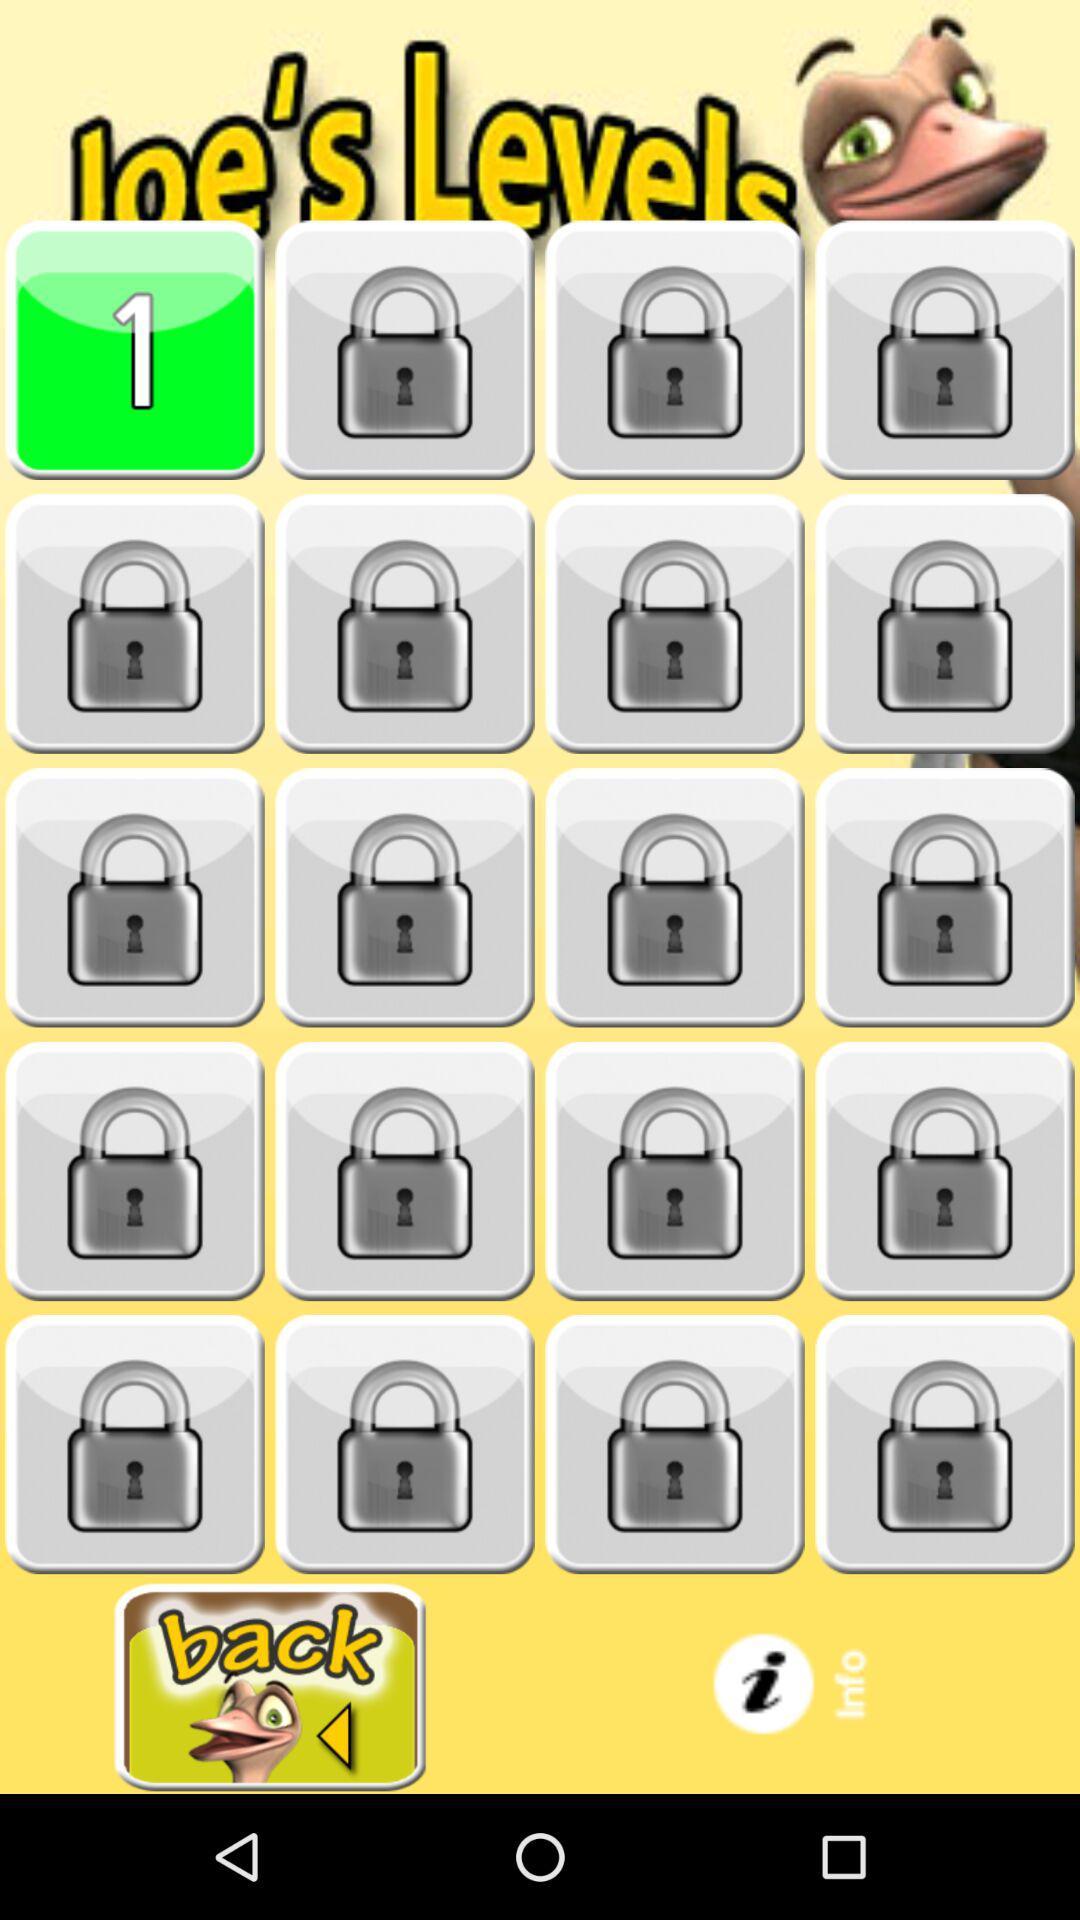 Image resolution: width=1080 pixels, height=1920 pixels. I want to click on unlock level, so click(405, 1444).